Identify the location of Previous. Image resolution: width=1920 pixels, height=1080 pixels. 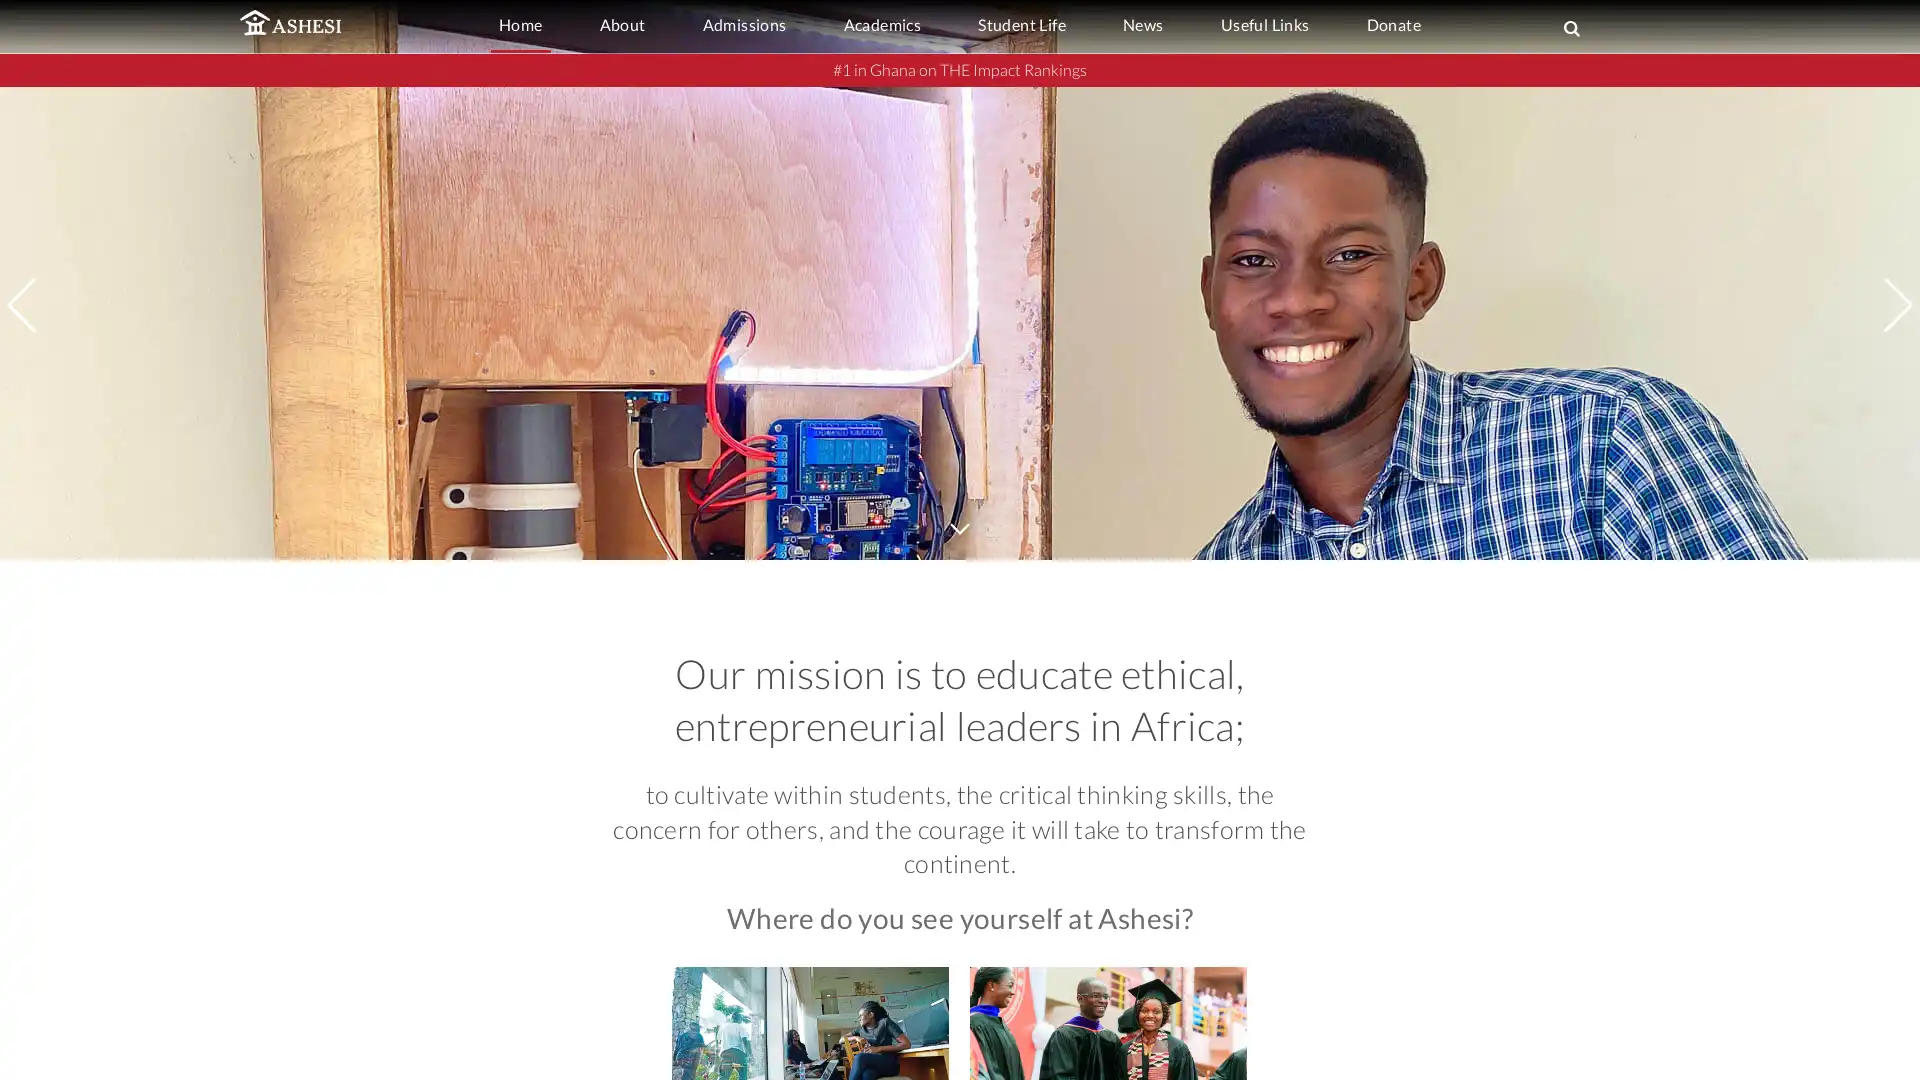
(34, 564).